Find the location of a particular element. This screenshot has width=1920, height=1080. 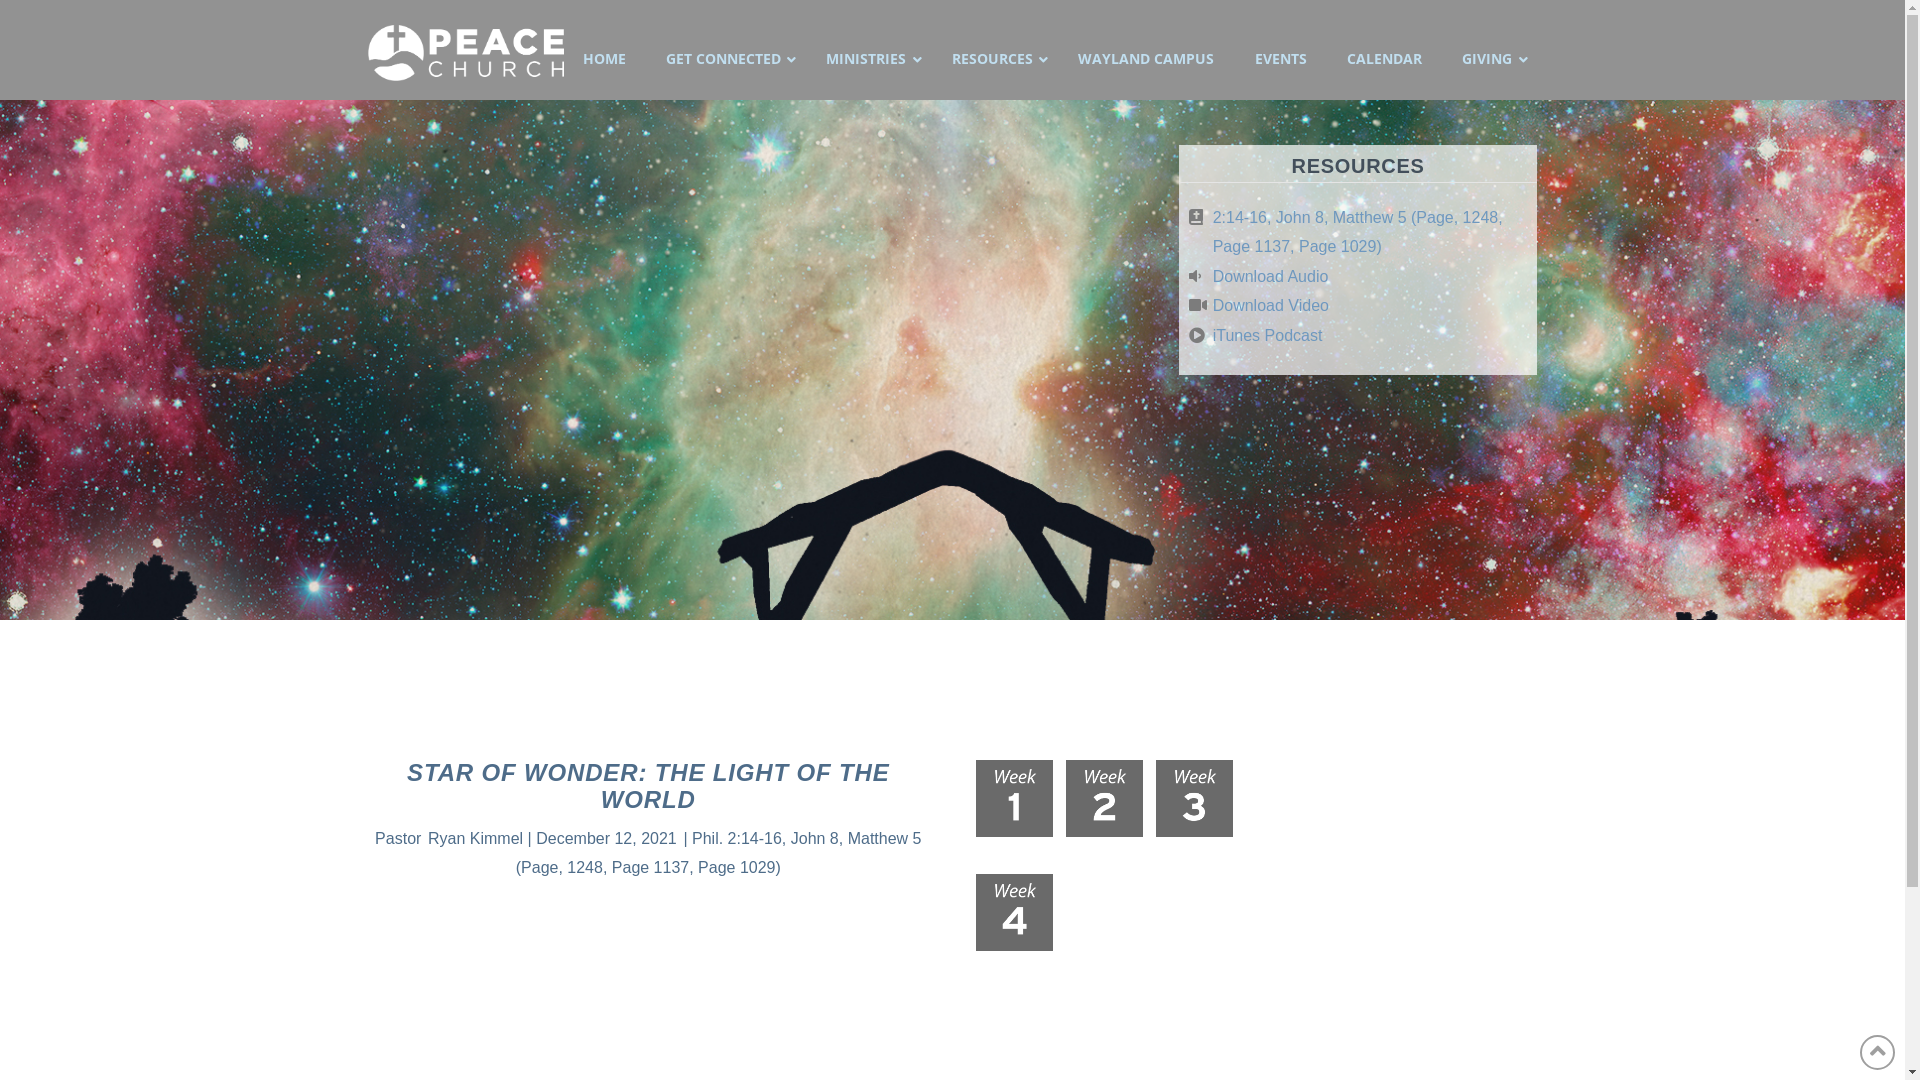

'iTunes Podcast' is located at coordinates (1266, 334).